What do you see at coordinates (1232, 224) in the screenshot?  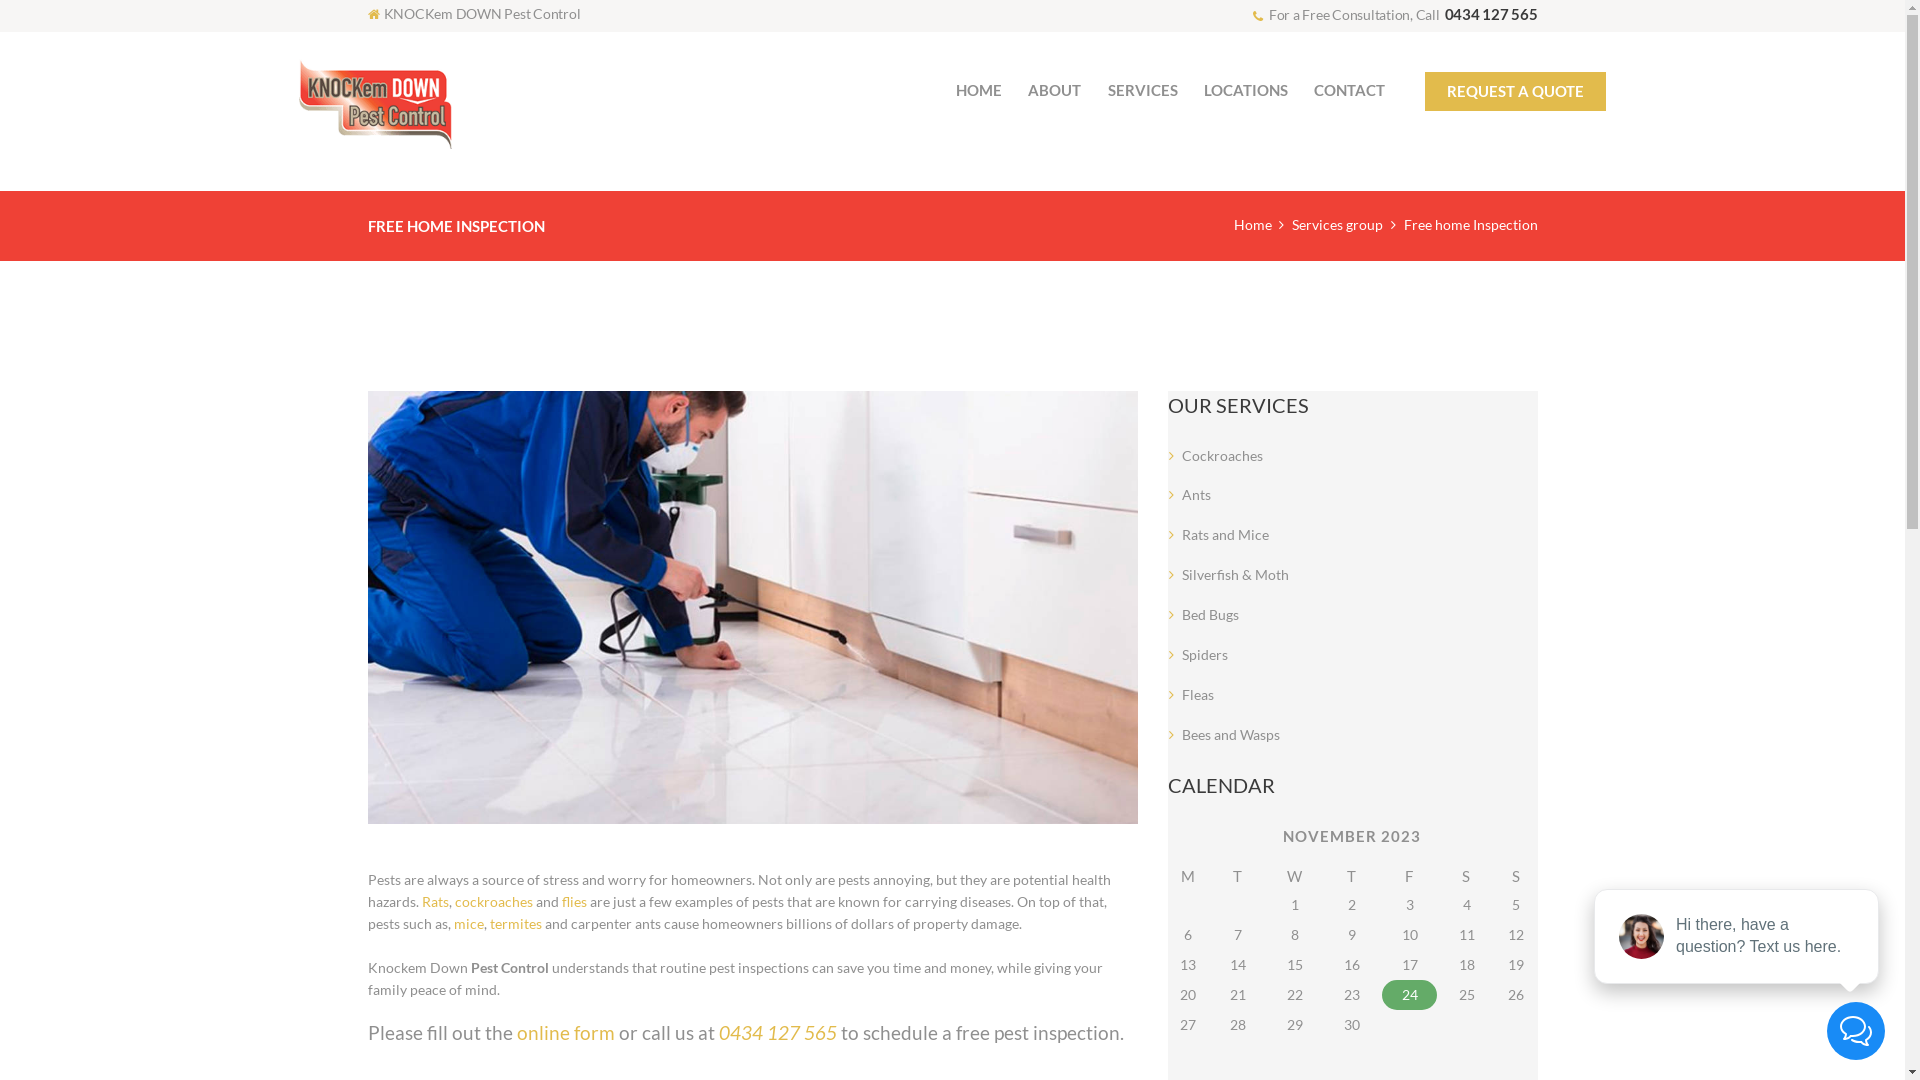 I see `'Home'` at bounding box center [1232, 224].